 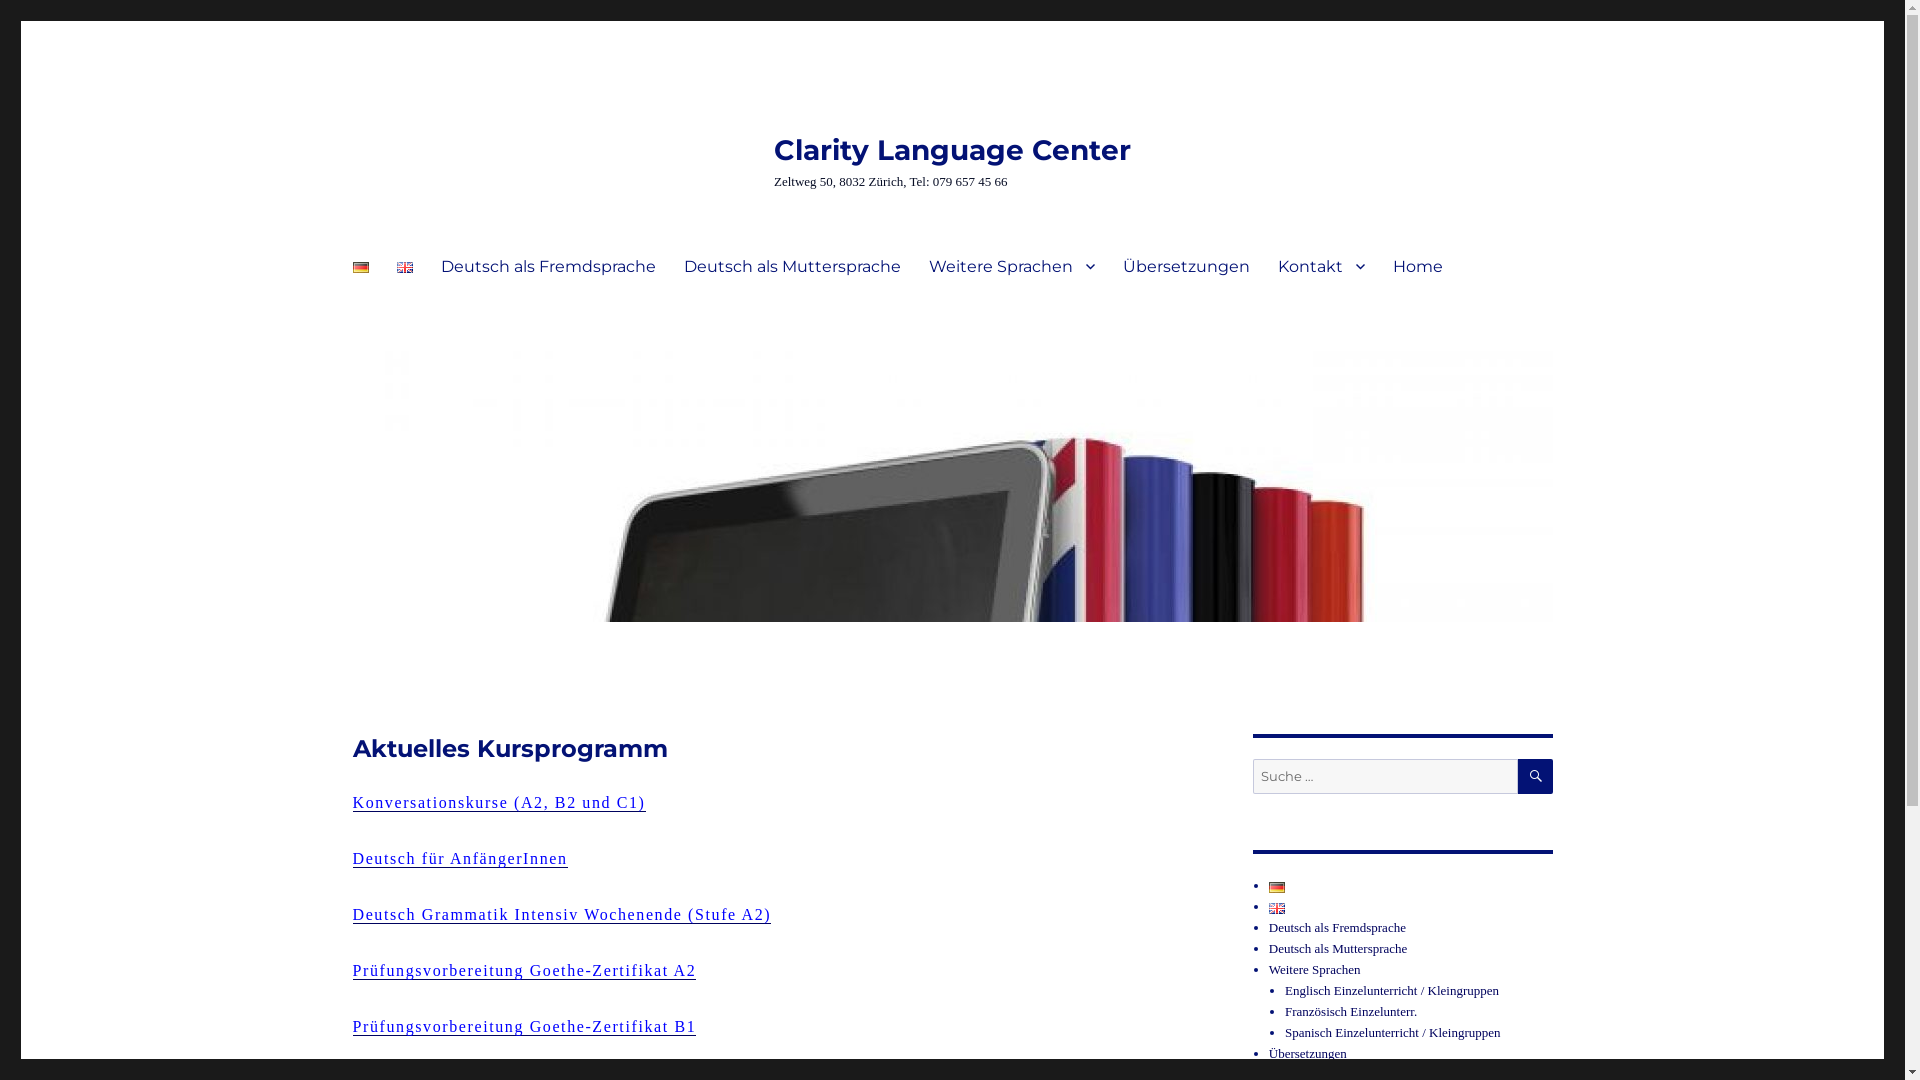 I want to click on 'English', so click(x=402, y=266).